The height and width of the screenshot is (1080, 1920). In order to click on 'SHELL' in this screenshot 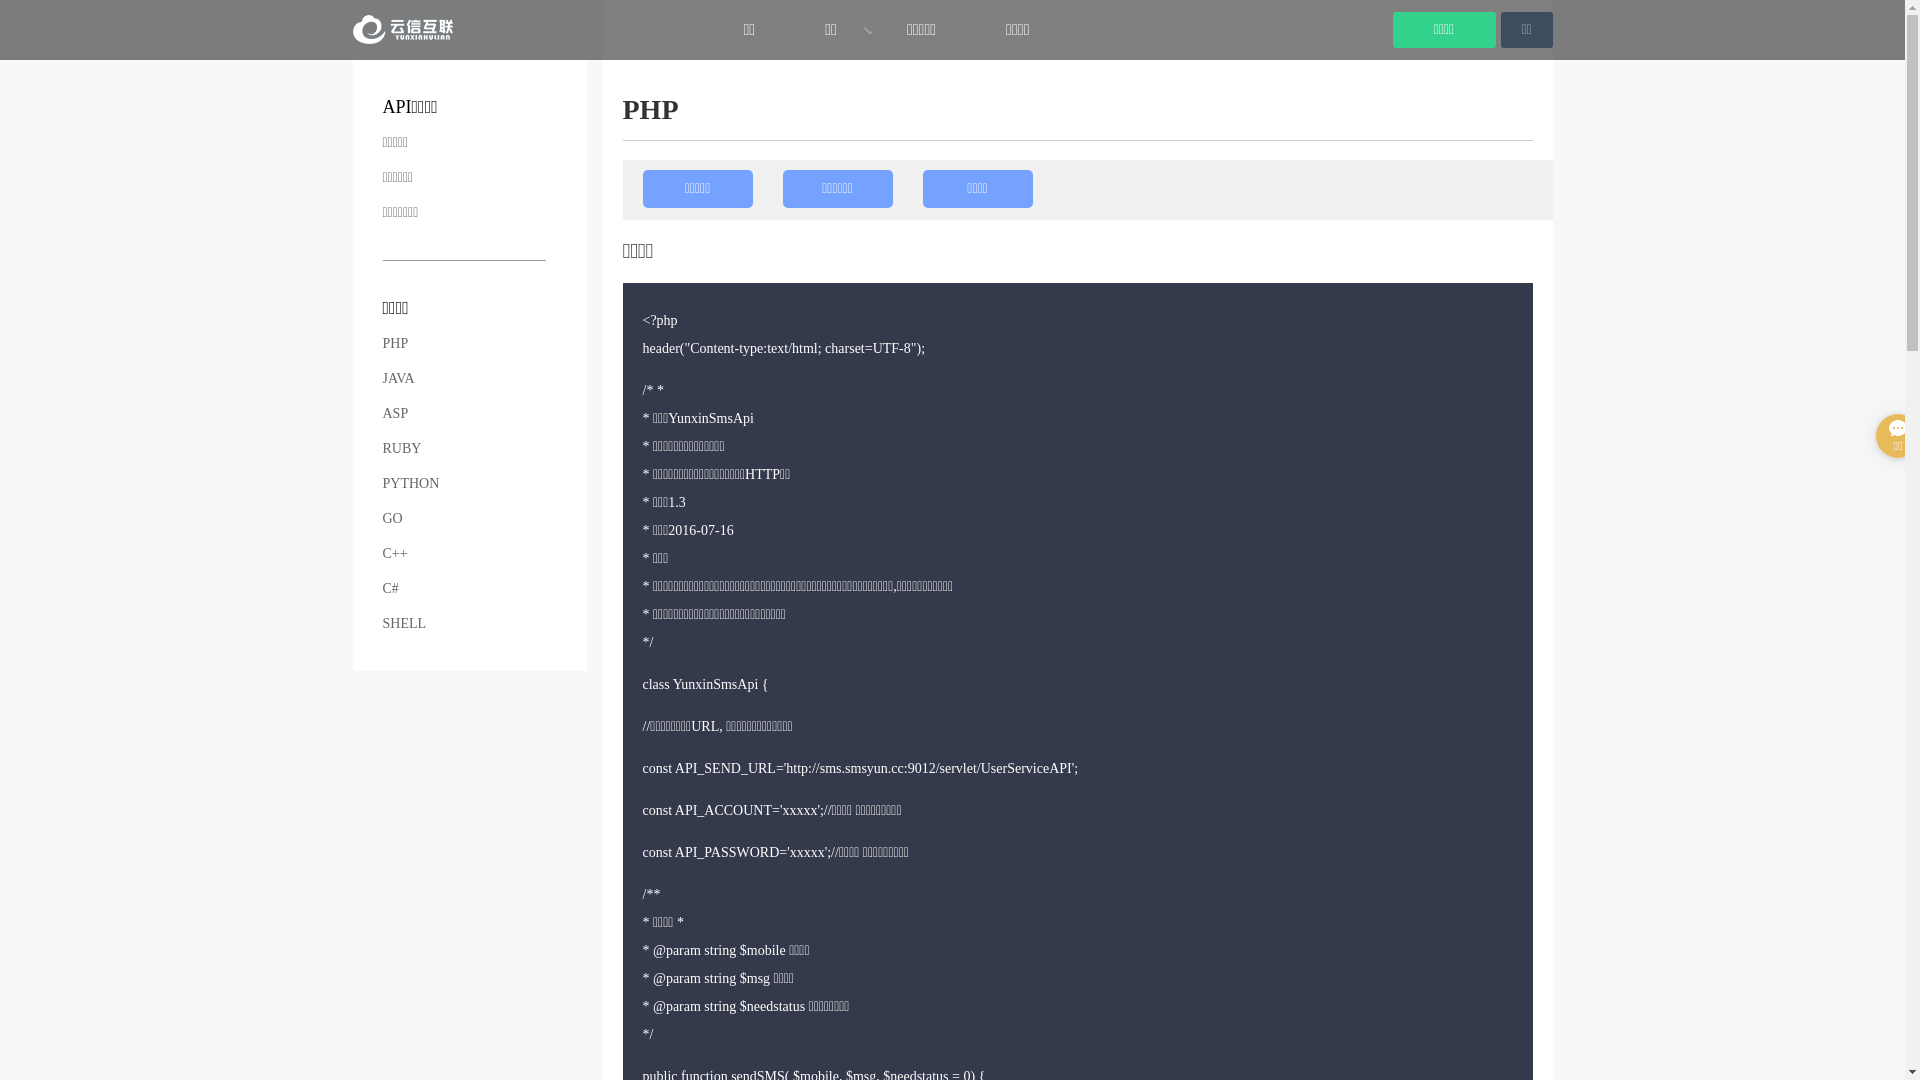, I will do `click(382, 622)`.